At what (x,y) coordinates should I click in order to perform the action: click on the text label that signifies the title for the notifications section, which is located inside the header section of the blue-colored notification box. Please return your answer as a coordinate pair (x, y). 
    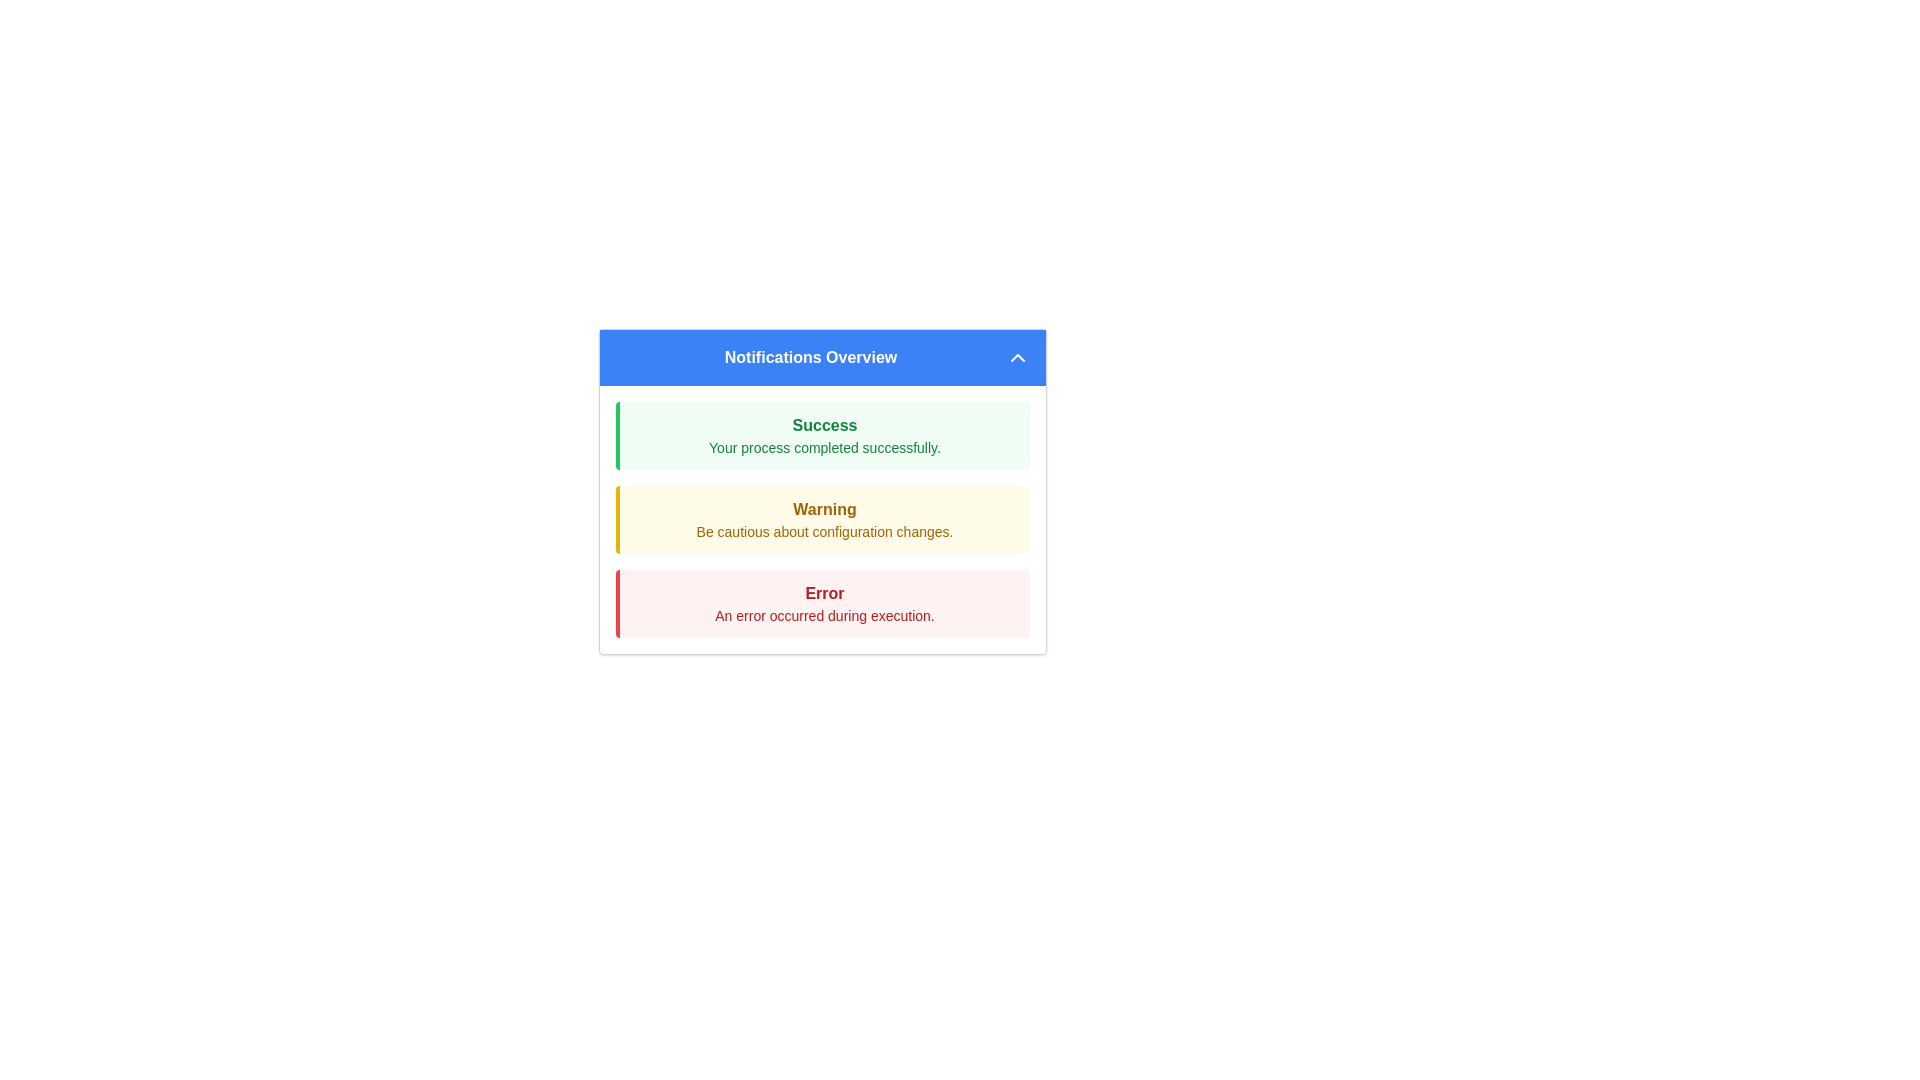
    Looking at the image, I should click on (811, 357).